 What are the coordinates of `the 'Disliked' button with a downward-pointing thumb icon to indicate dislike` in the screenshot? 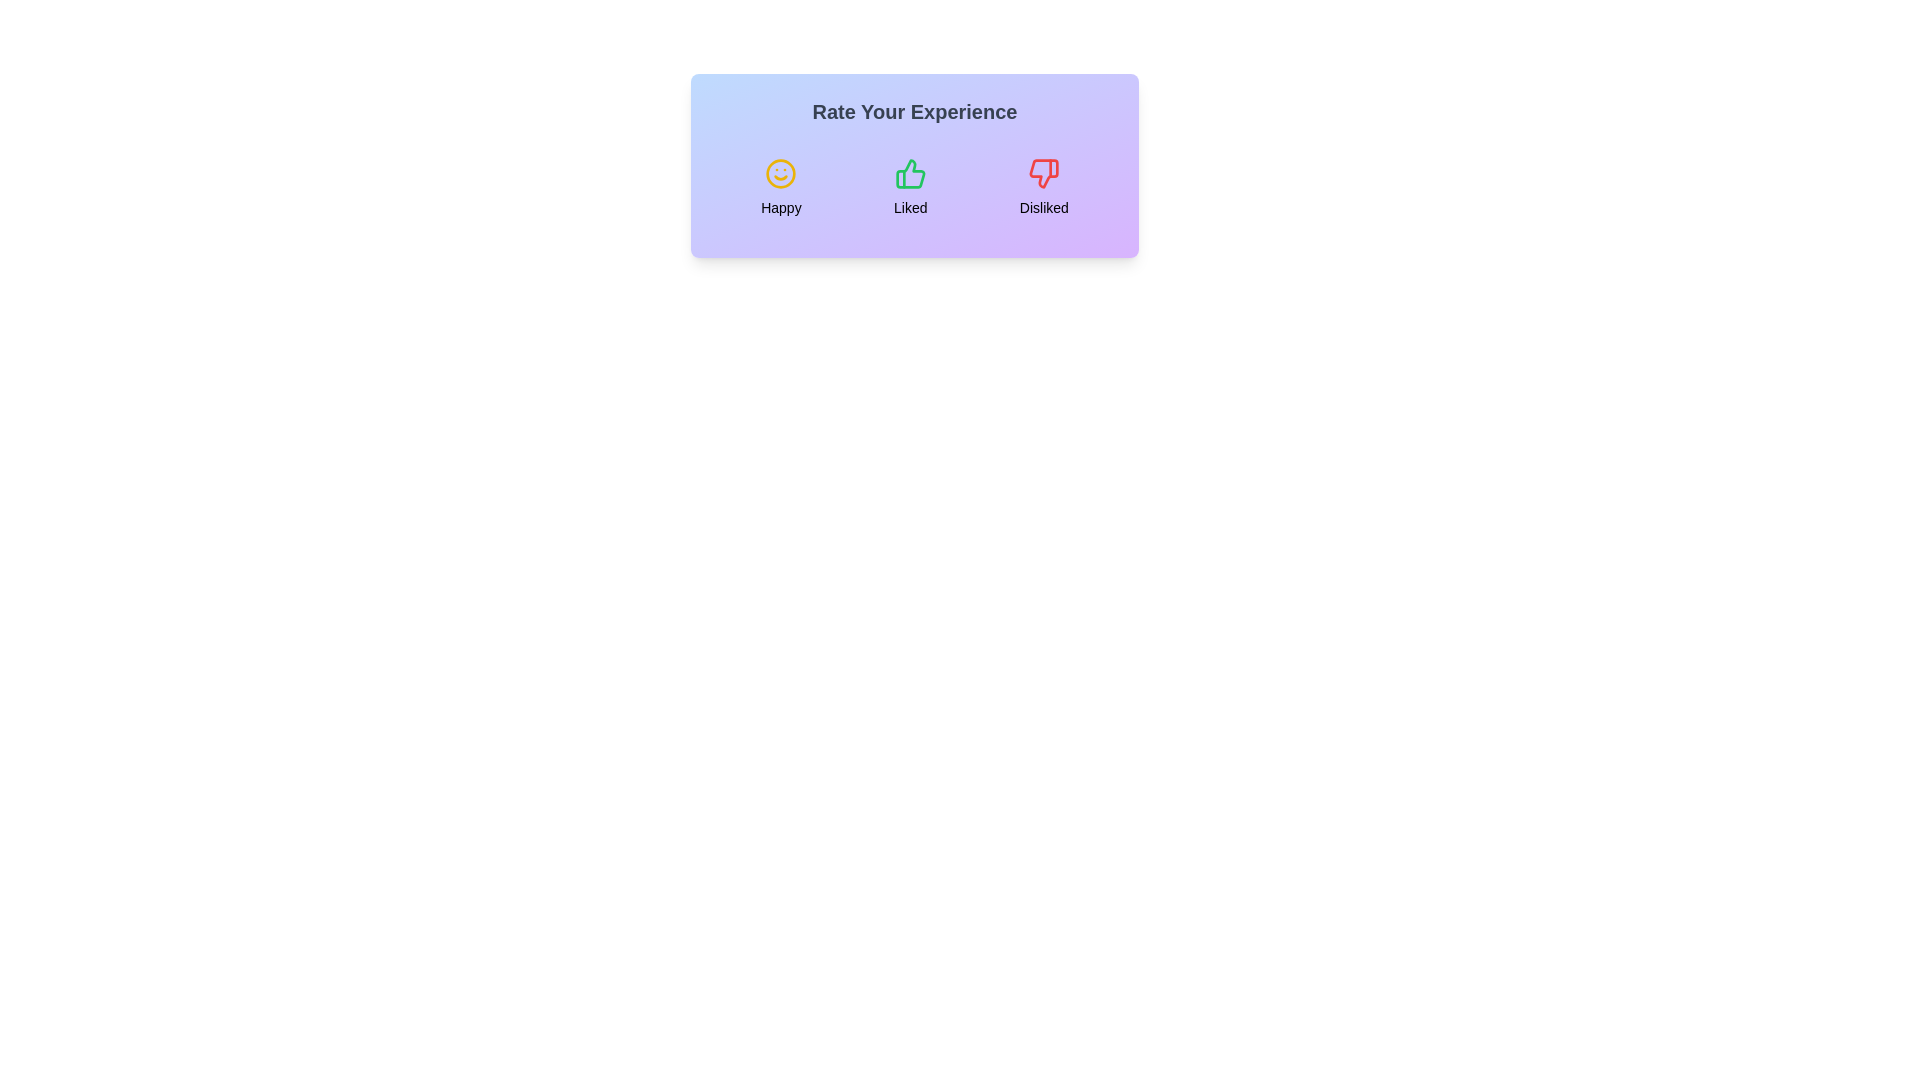 It's located at (1043, 188).